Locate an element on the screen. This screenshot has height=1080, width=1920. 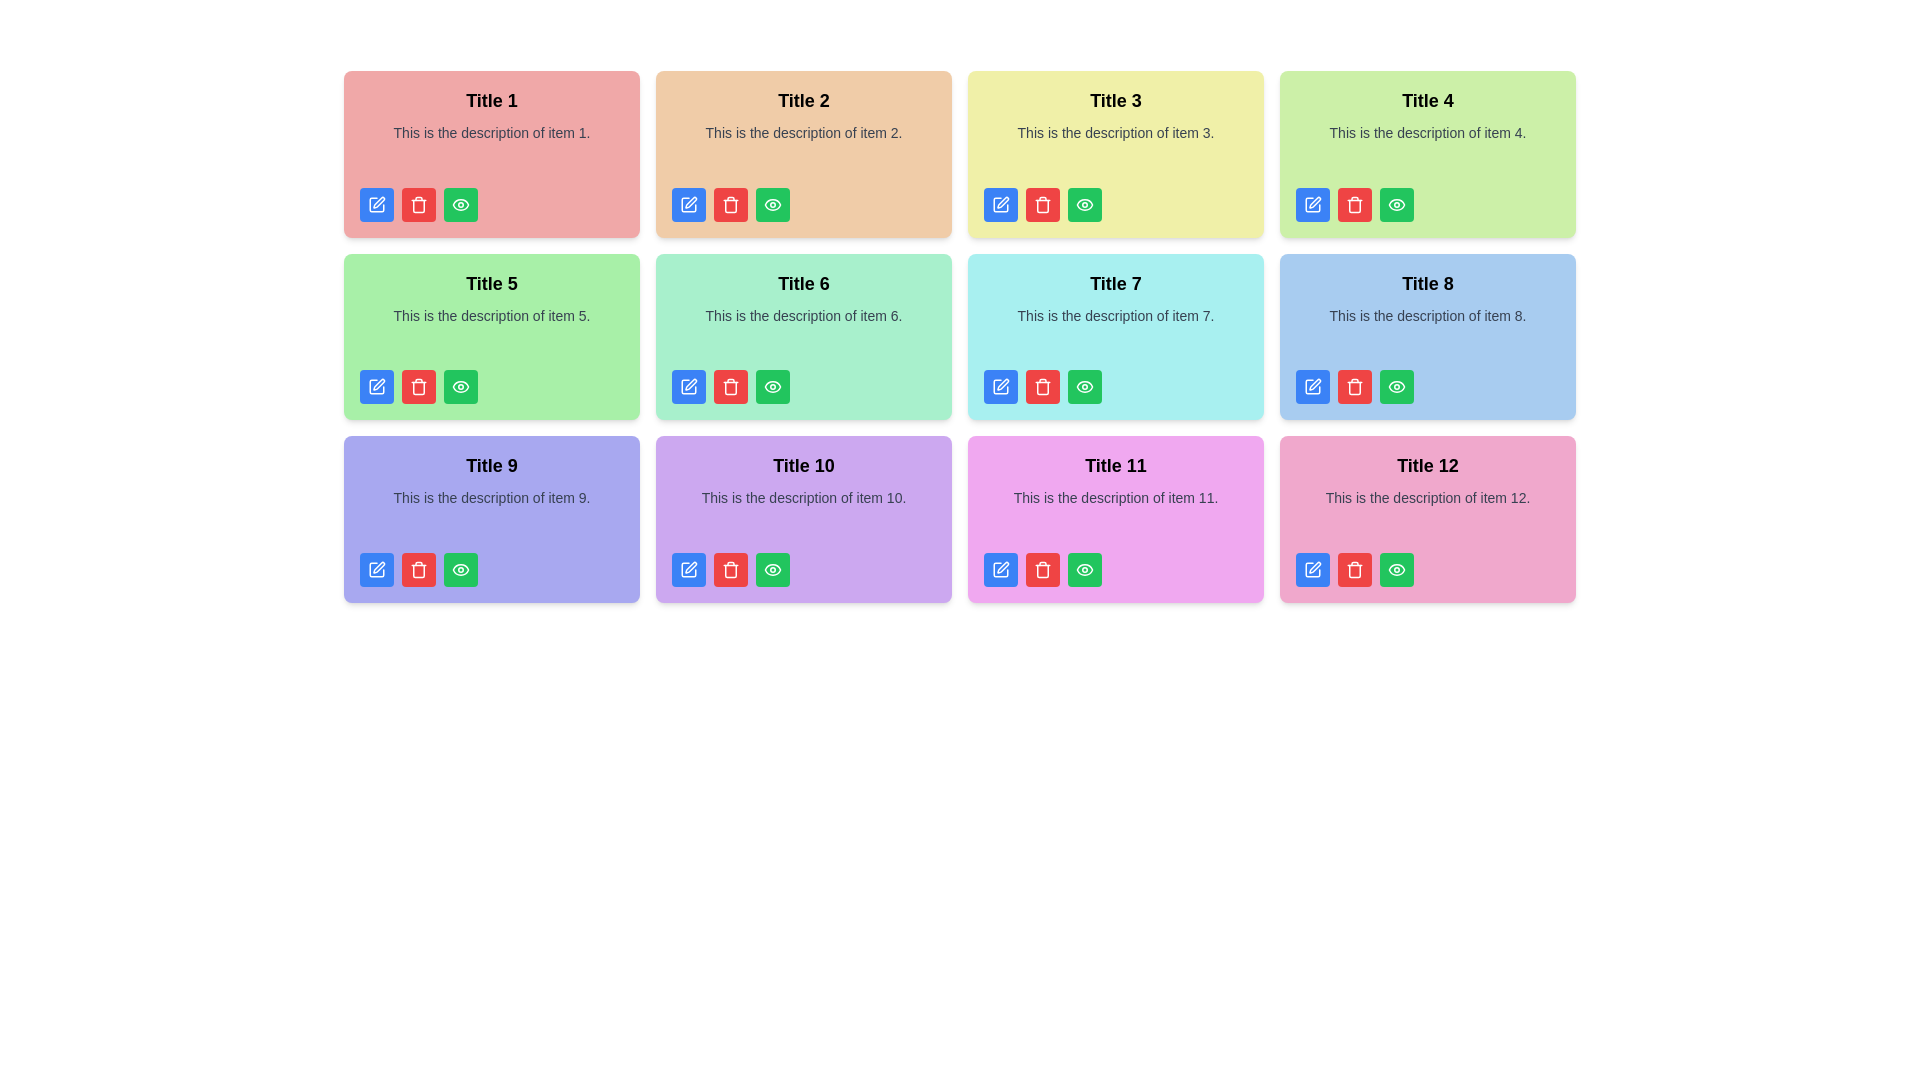
the descriptive text block located within the red card titled 'Title 1', positioned immediately below the title and above a group of interactive buttons is located at coordinates (491, 148).